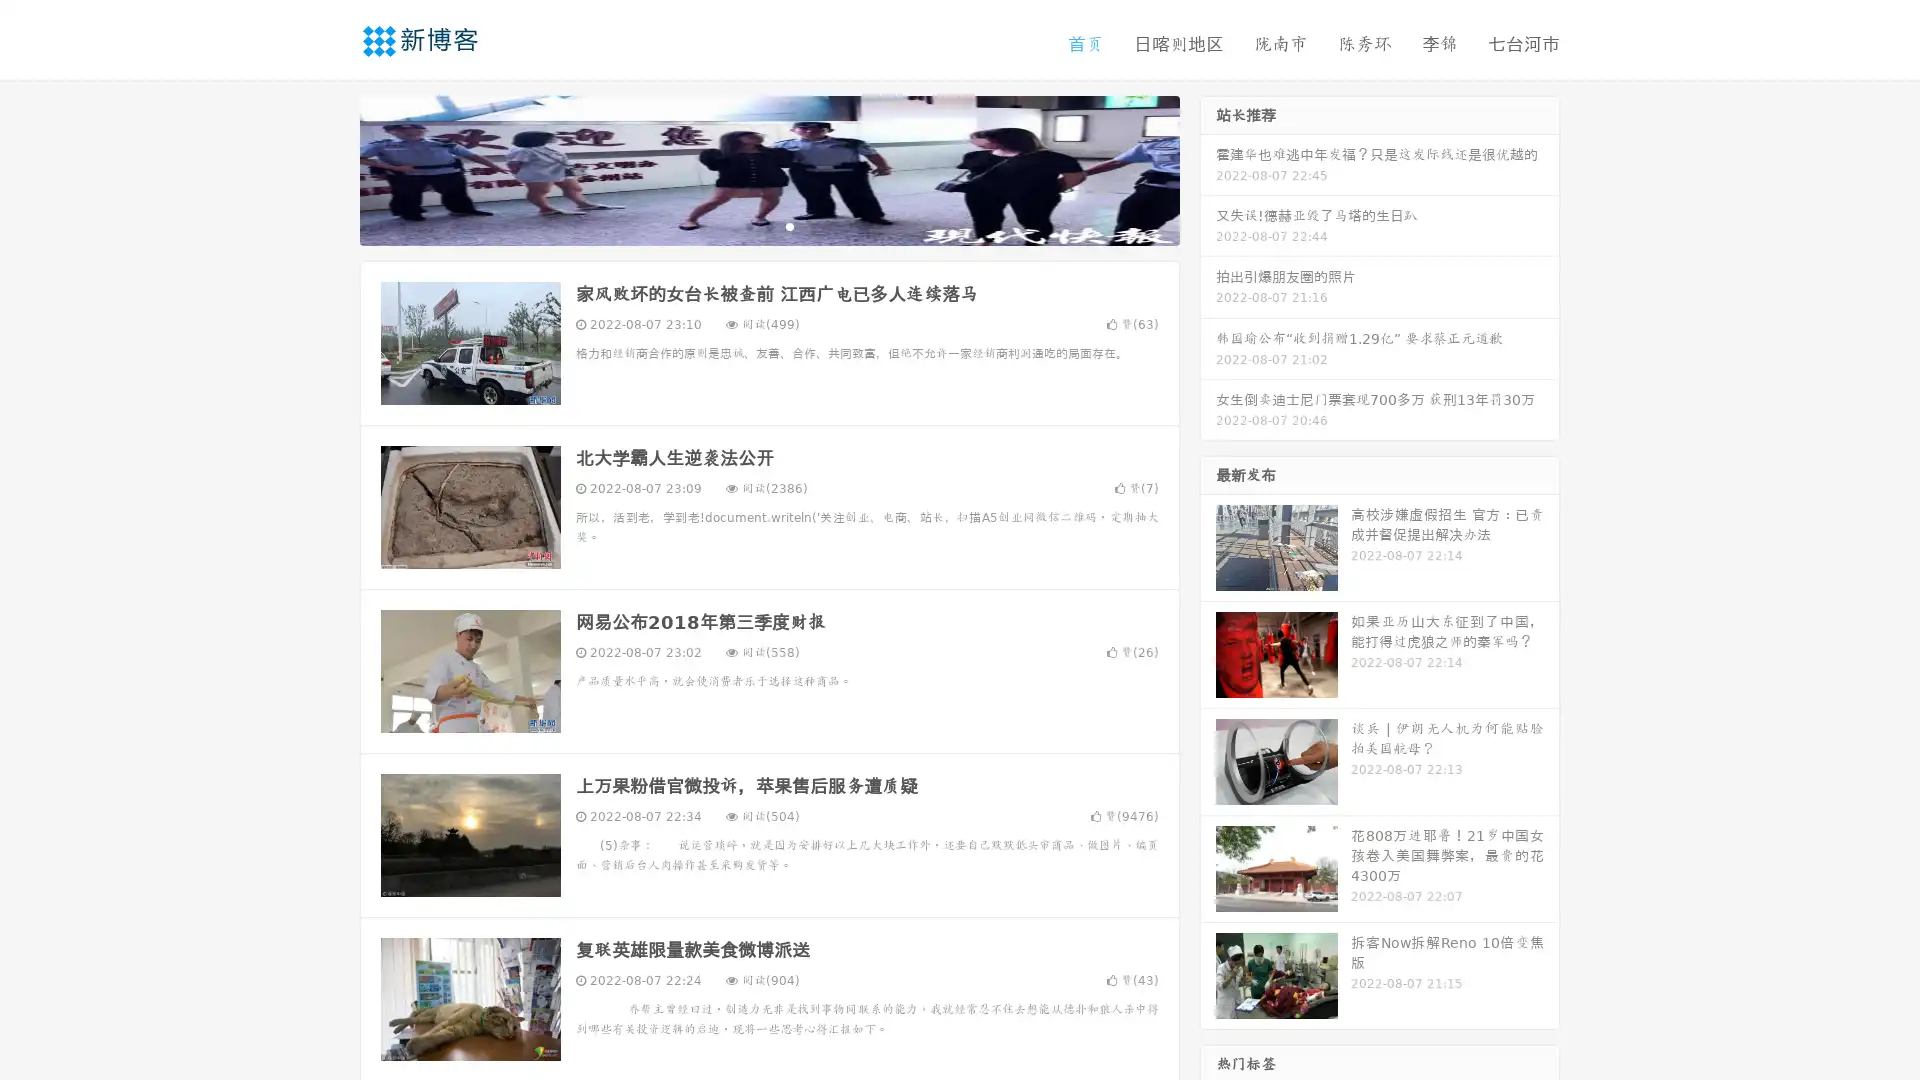 The width and height of the screenshot is (1920, 1080). What do you see at coordinates (748, 225) in the screenshot?
I see `Go to slide 1` at bounding box center [748, 225].